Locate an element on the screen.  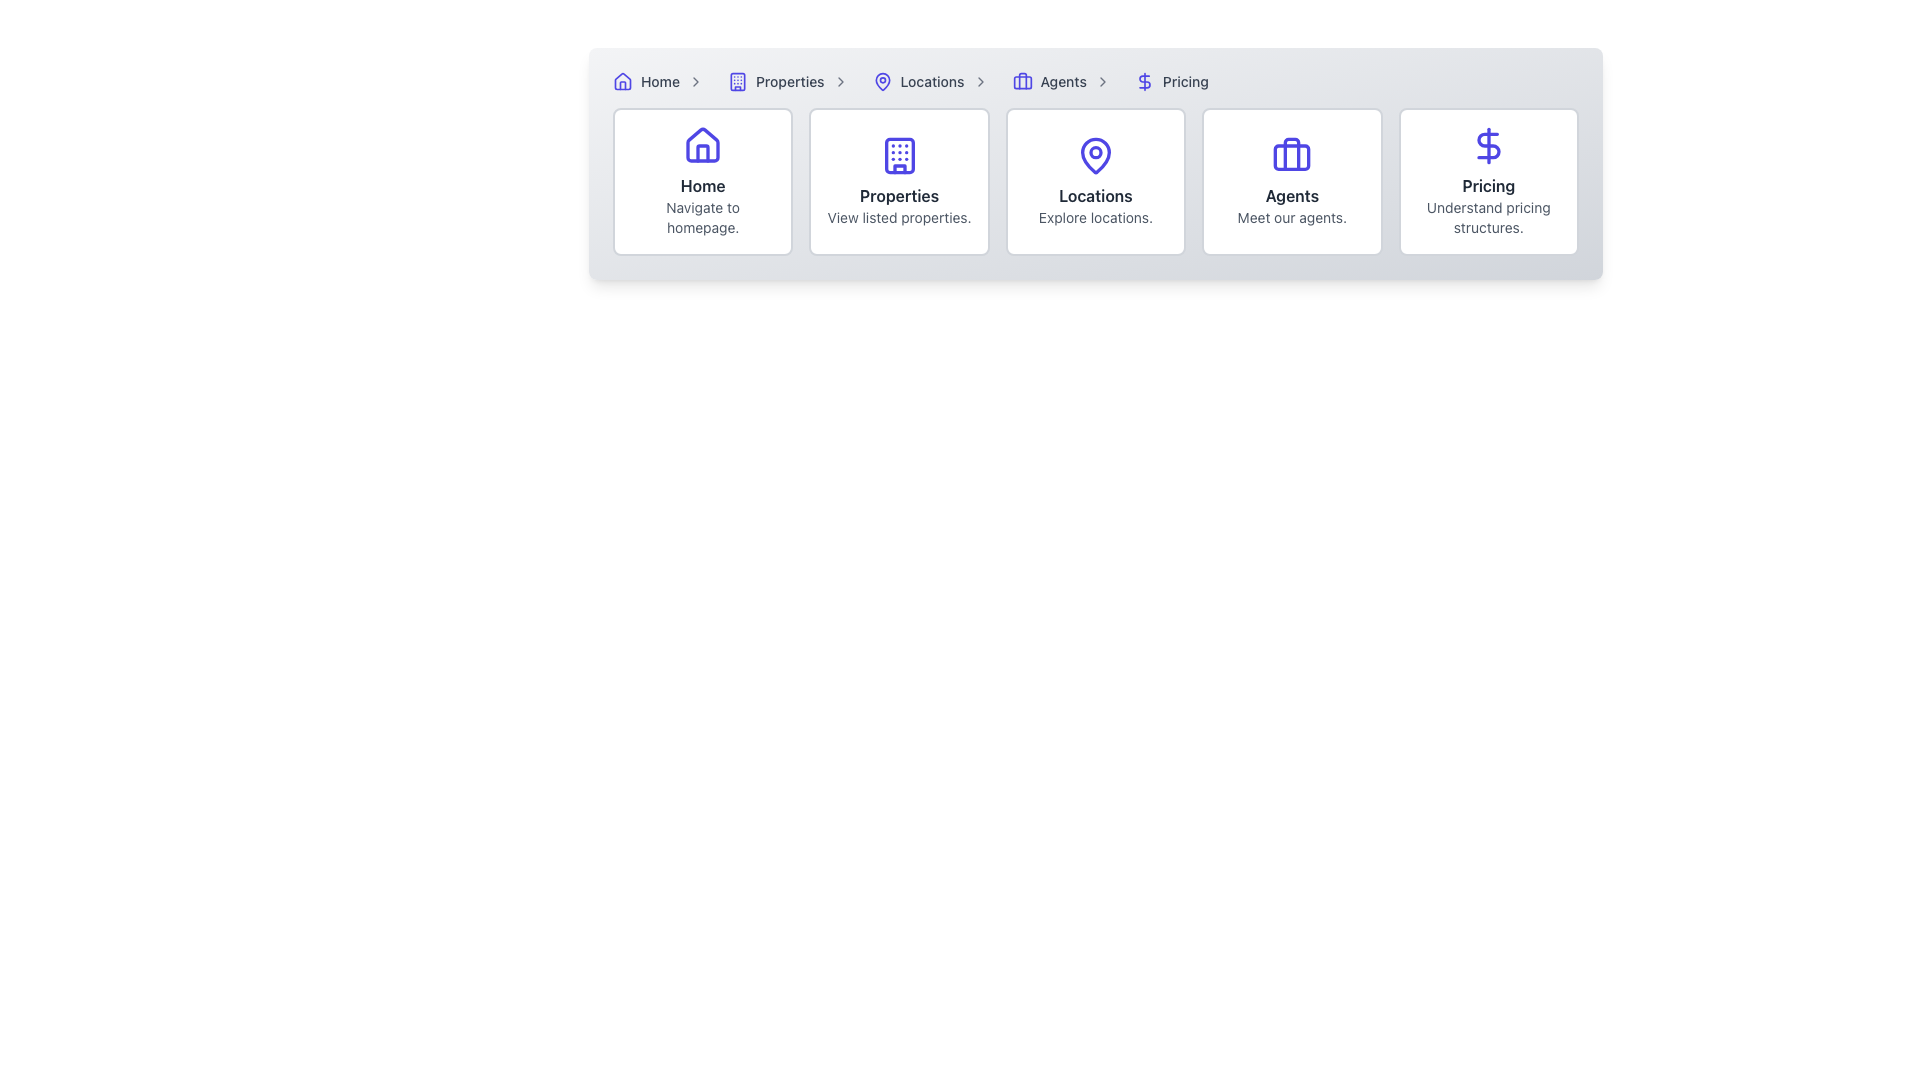
the 'Pricing' navigational link, which is the last item in the breadcrumb navigation bar is located at coordinates (1171, 80).